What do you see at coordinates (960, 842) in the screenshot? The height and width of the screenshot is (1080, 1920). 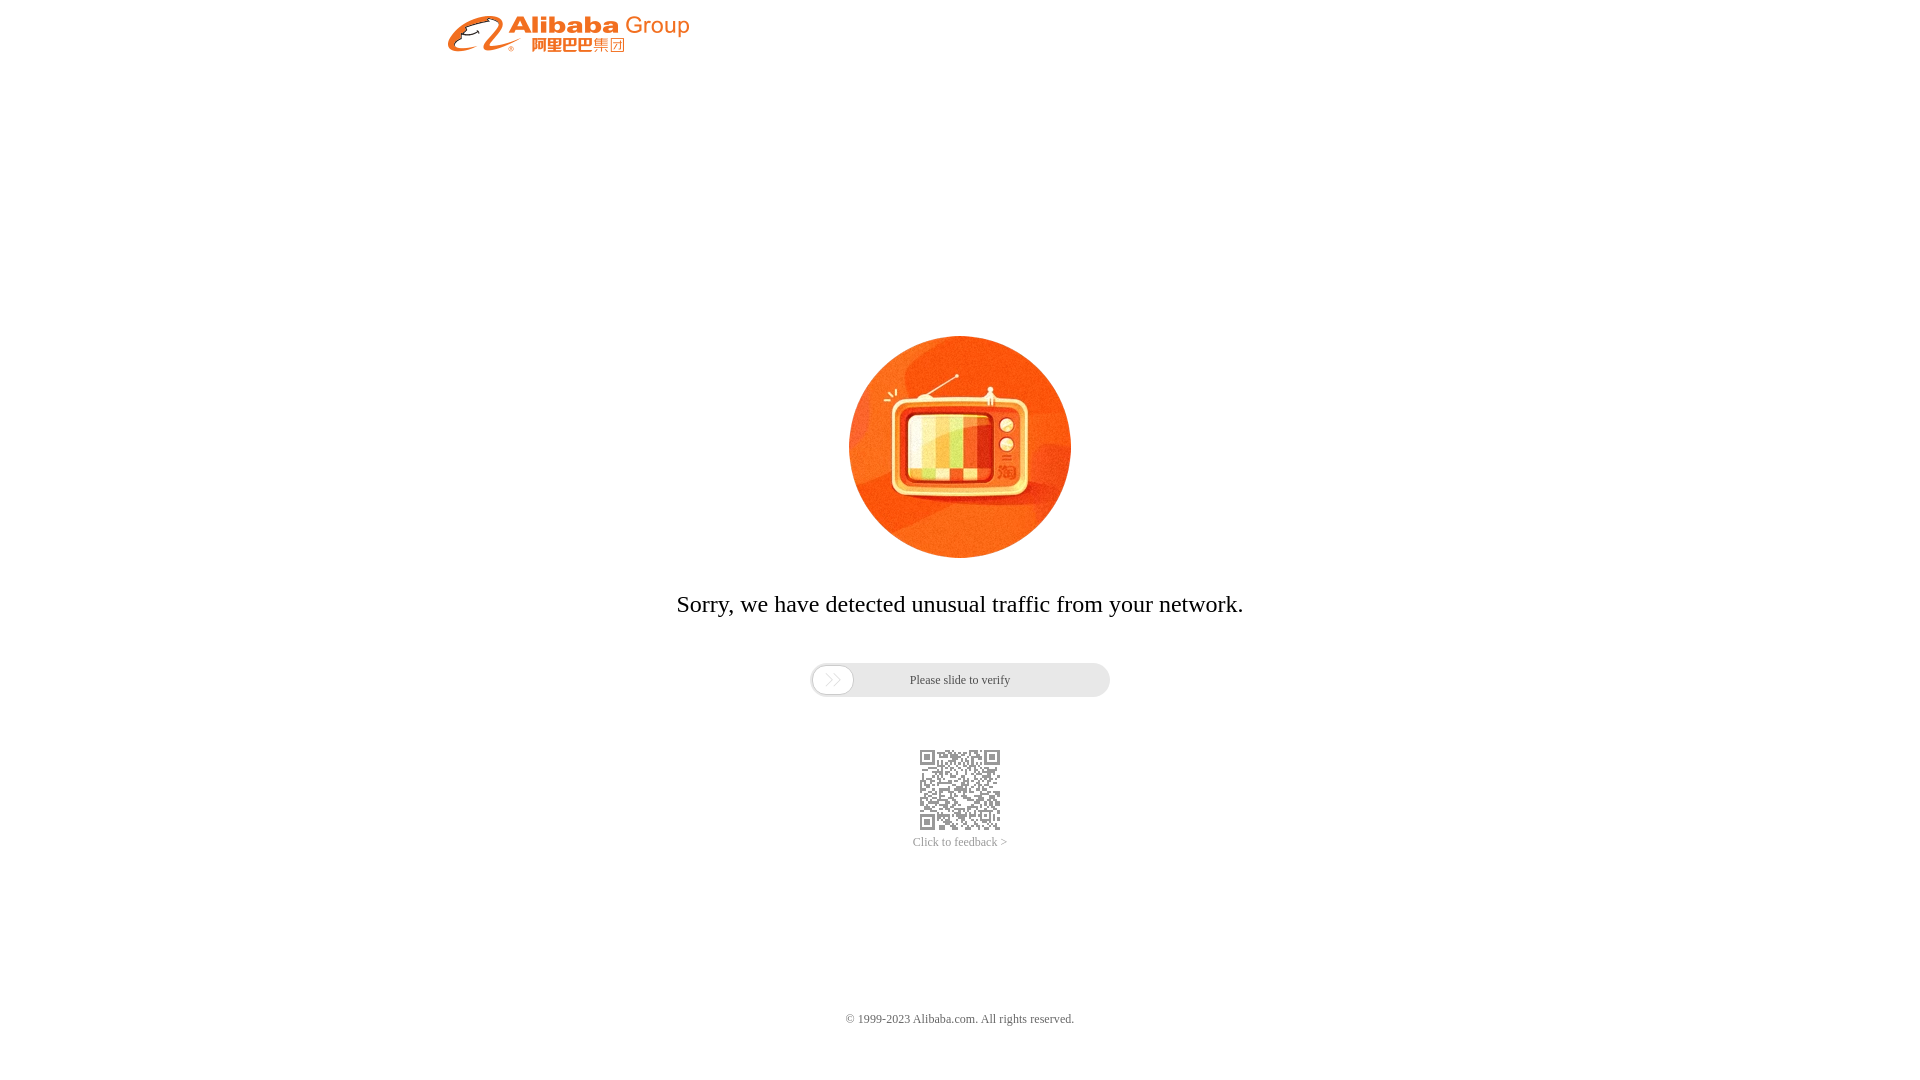 I see `'Click to feedback >'` at bounding box center [960, 842].